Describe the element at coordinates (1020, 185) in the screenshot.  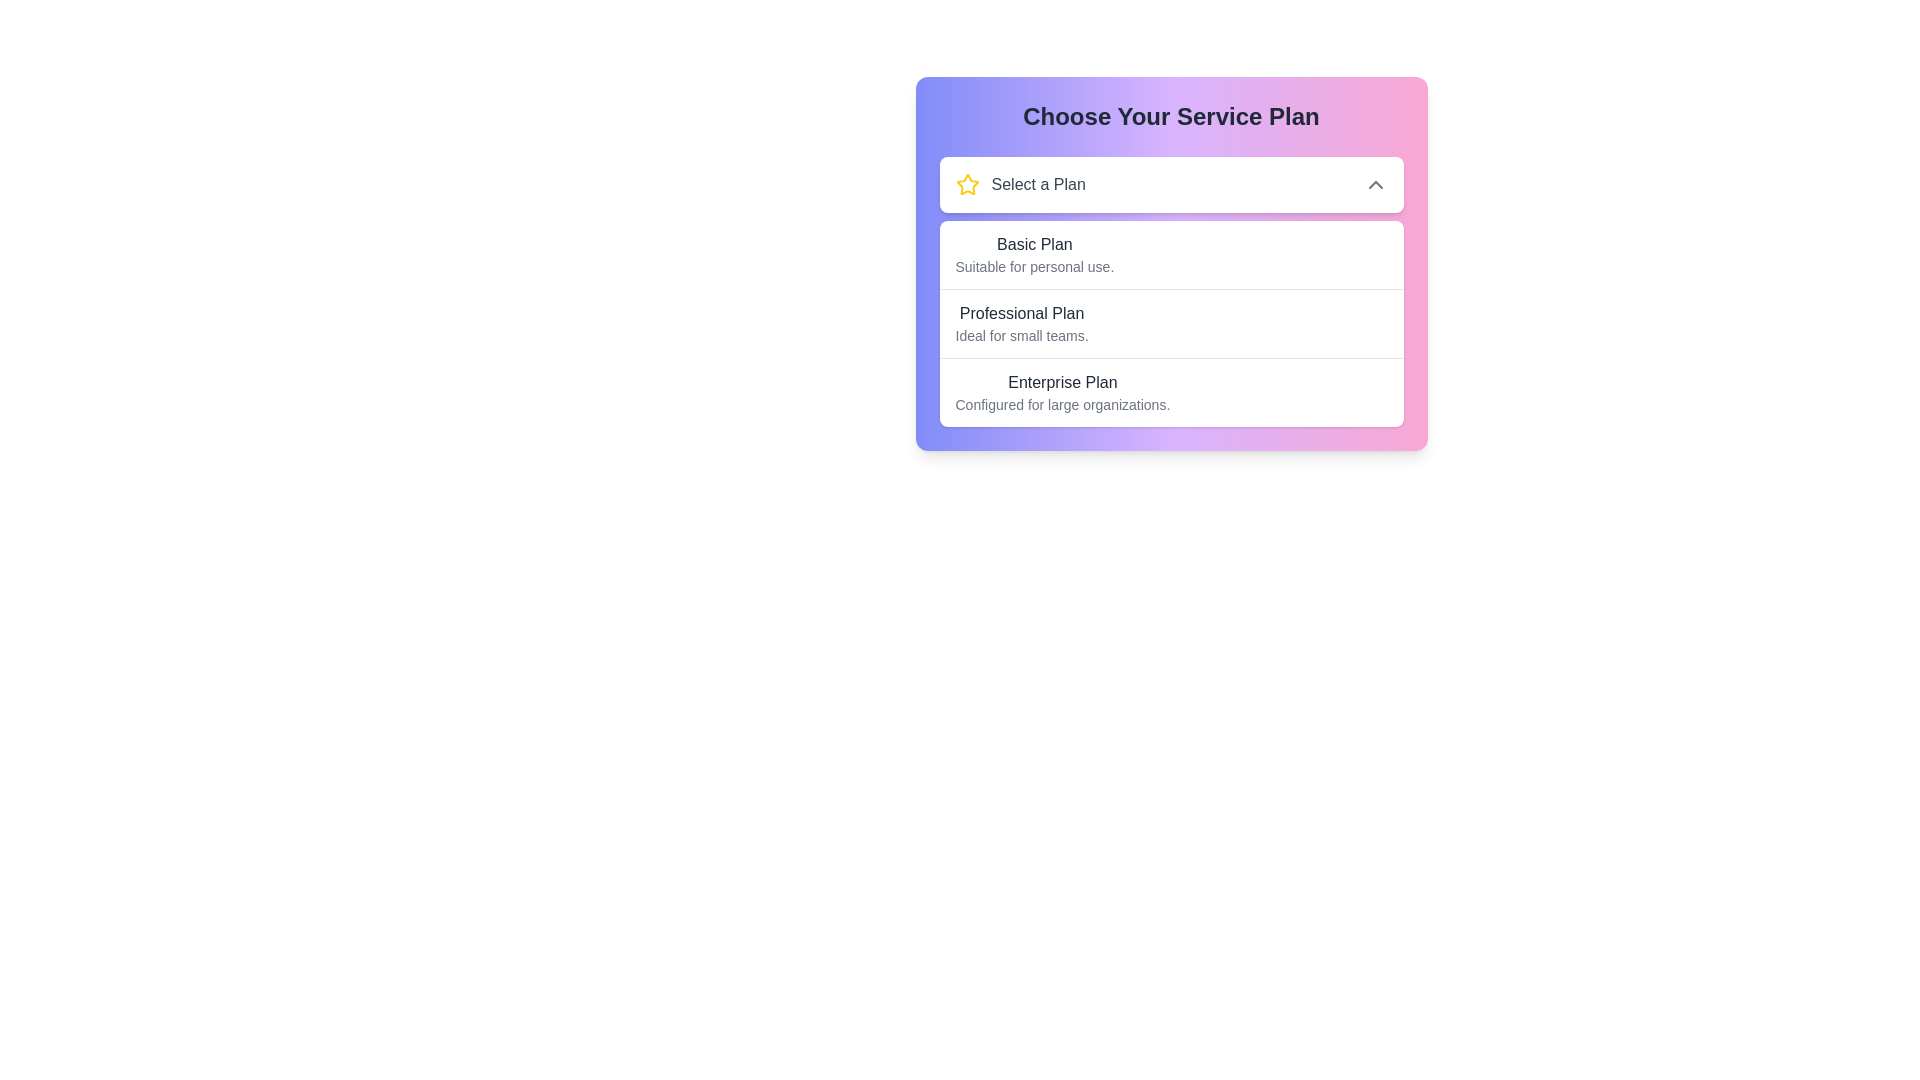
I see `the dropdown selector title for choosing a service plan, located in the top section of a card-like layout with a gradient background` at that location.